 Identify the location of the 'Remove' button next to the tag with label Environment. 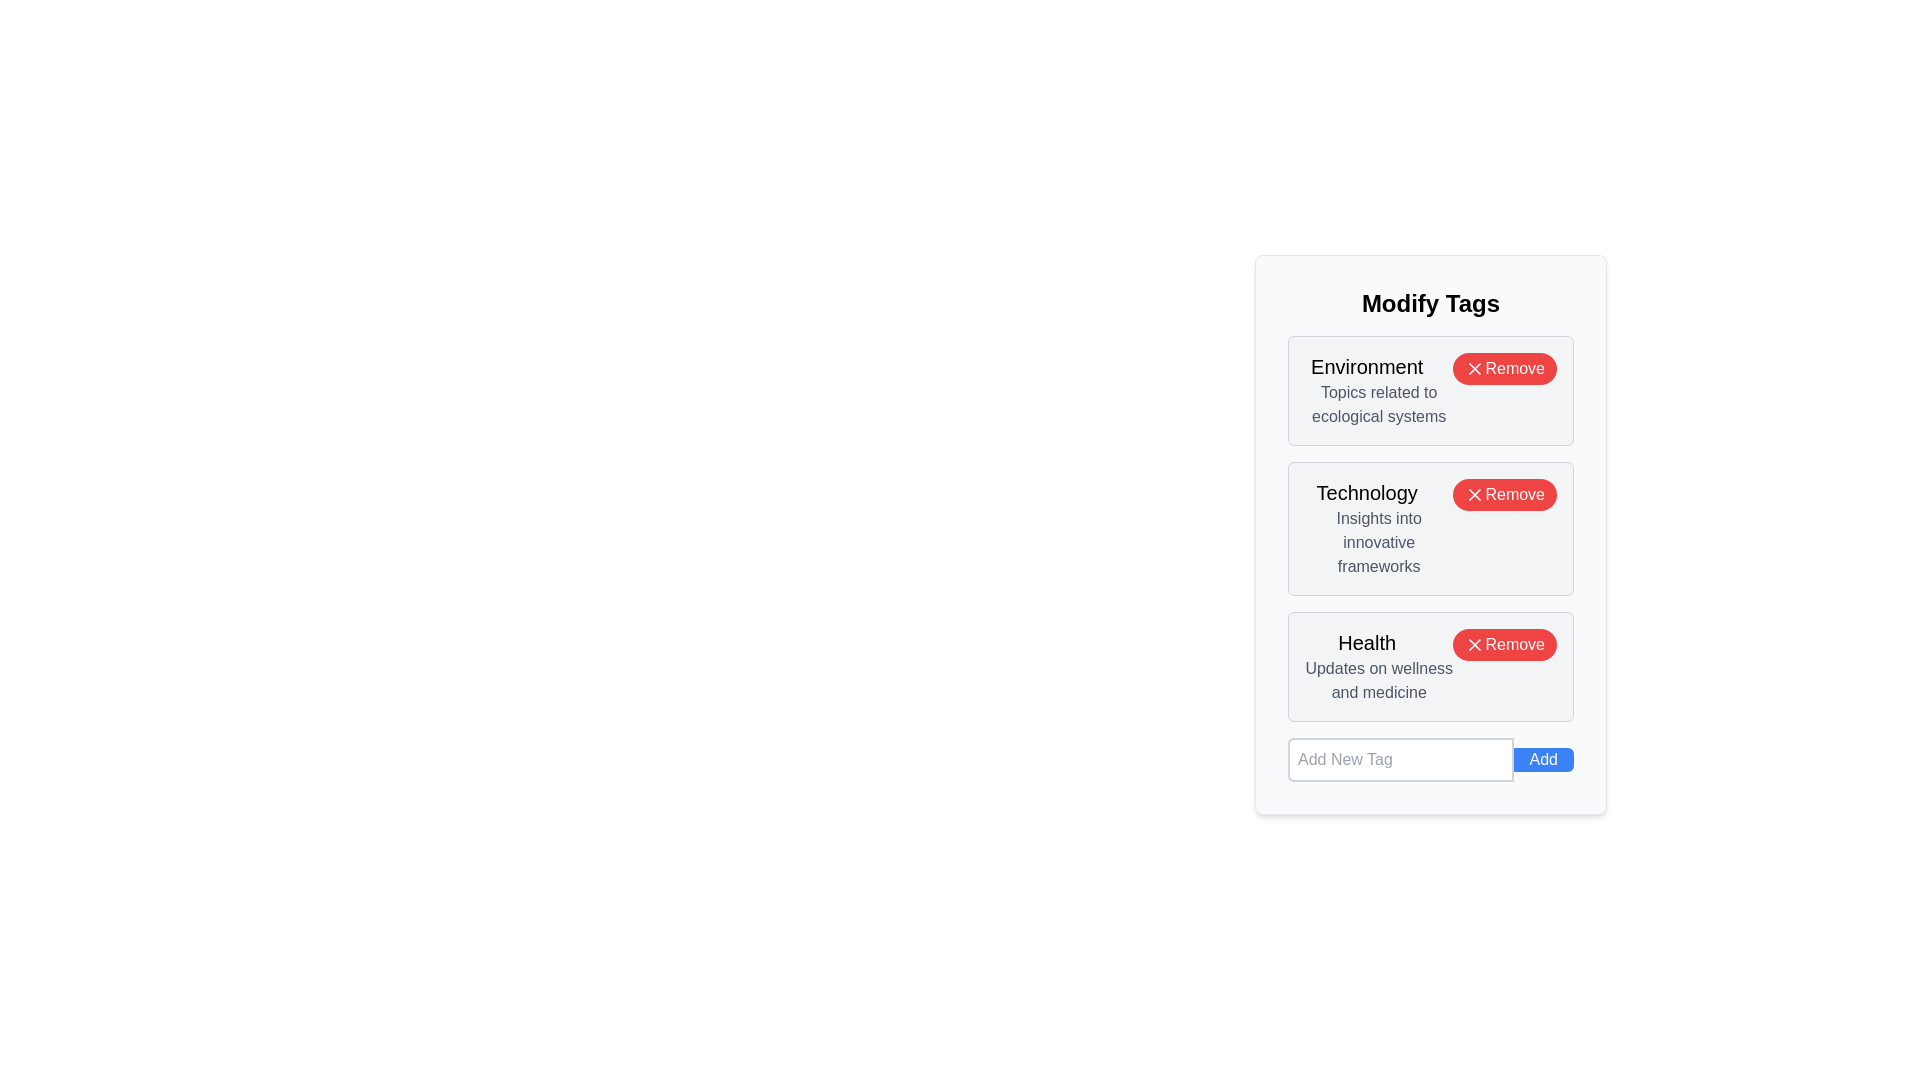
(1505, 369).